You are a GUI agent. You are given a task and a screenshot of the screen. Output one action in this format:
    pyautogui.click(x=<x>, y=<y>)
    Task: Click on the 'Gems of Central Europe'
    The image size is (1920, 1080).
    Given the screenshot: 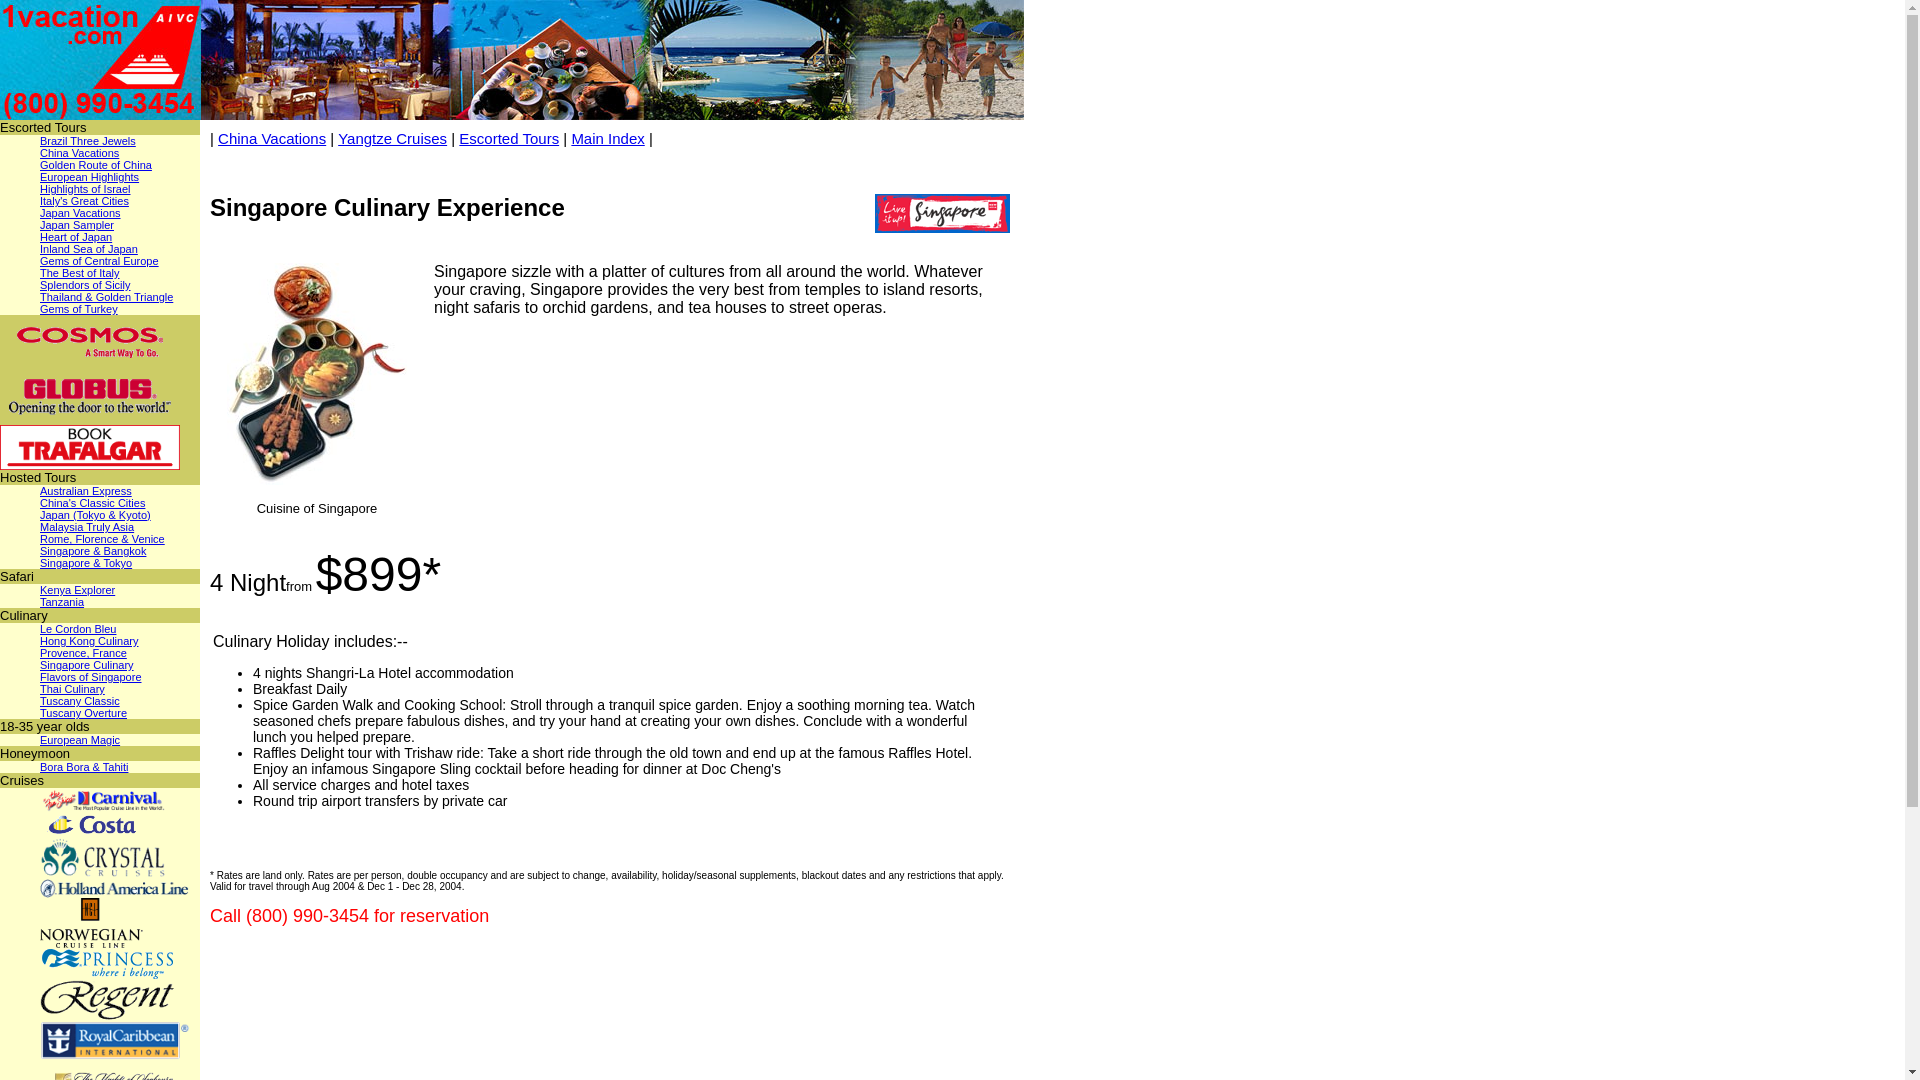 What is the action you would take?
    pyautogui.click(x=98, y=260)
    